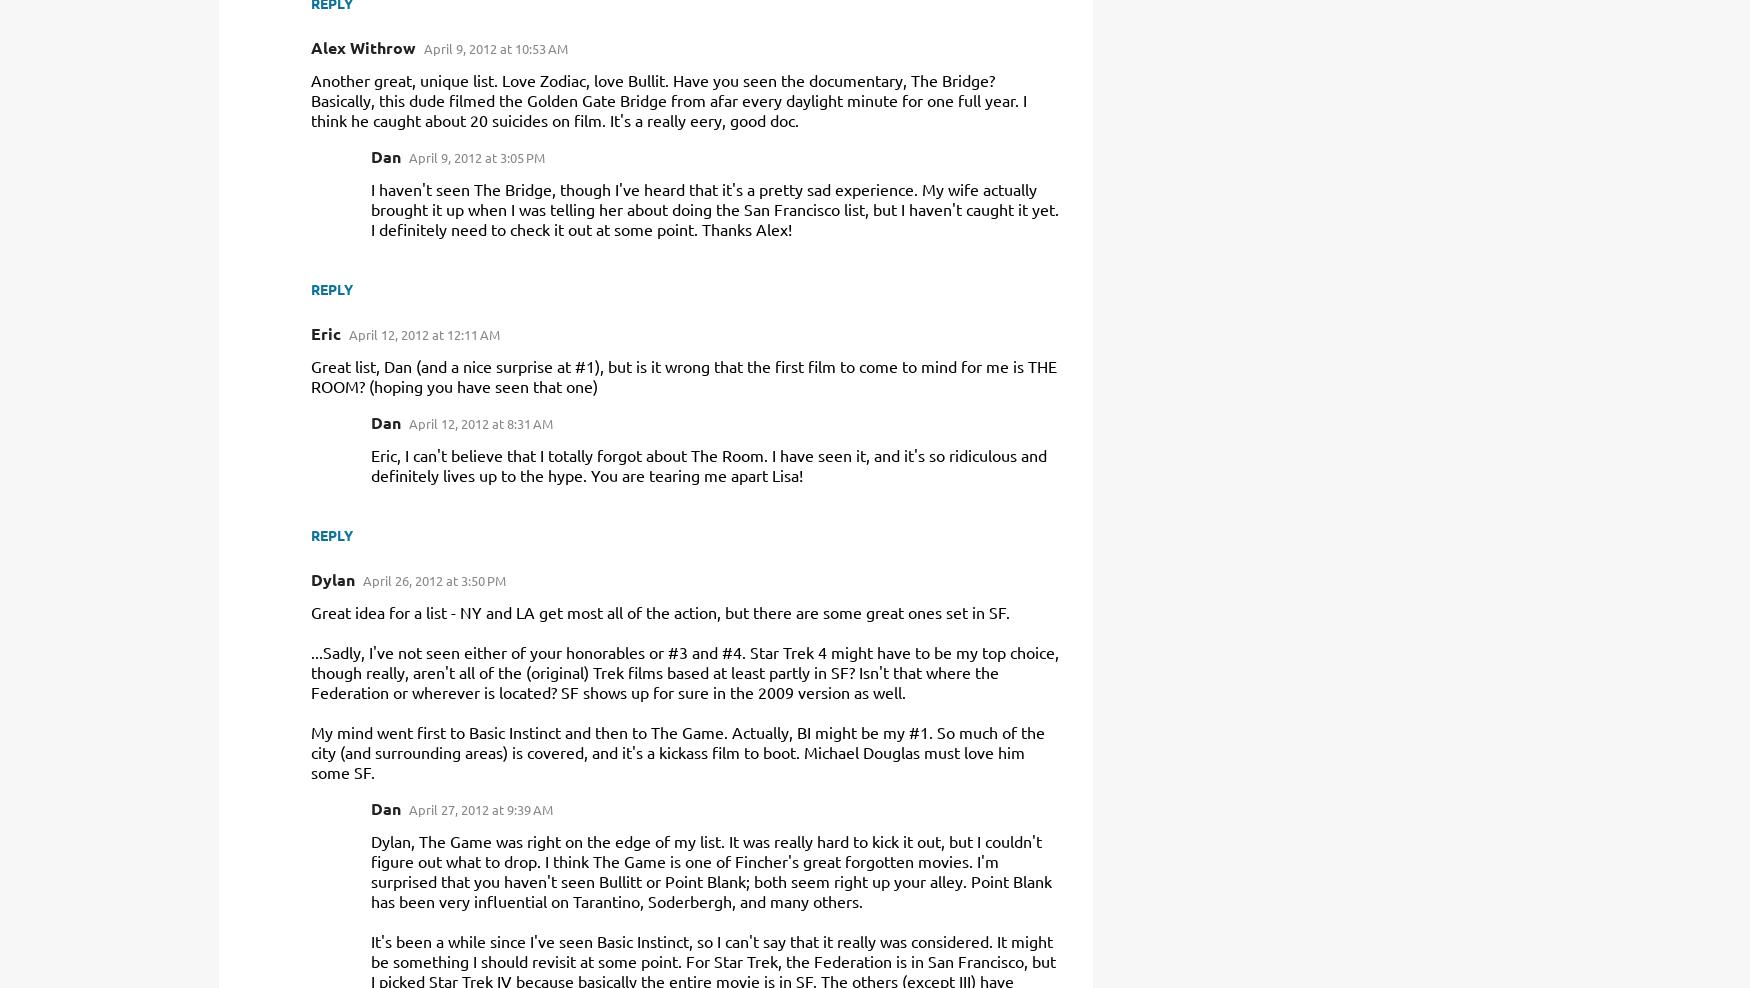 The width and height of the screenshot is (1750, 988). What do you see at coordinates (333, 579) in the screenshot?
I see `'Dylan'` at bounding box center [333, 579].